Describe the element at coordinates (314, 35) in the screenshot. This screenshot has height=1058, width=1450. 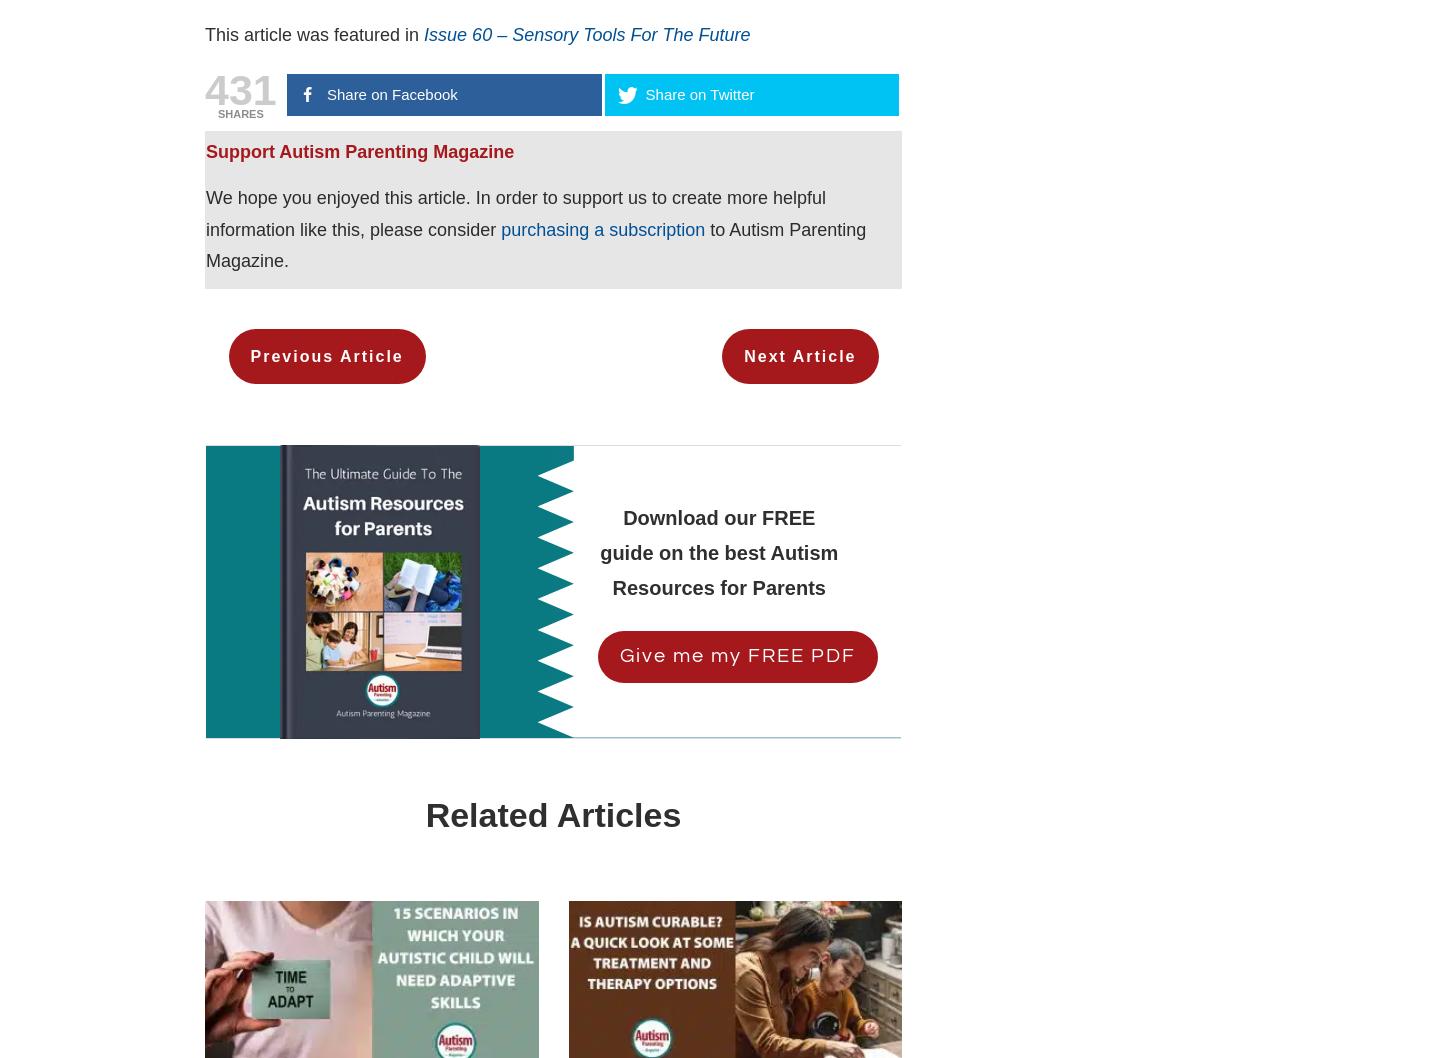
I see `'This article was featured in'` at that location.